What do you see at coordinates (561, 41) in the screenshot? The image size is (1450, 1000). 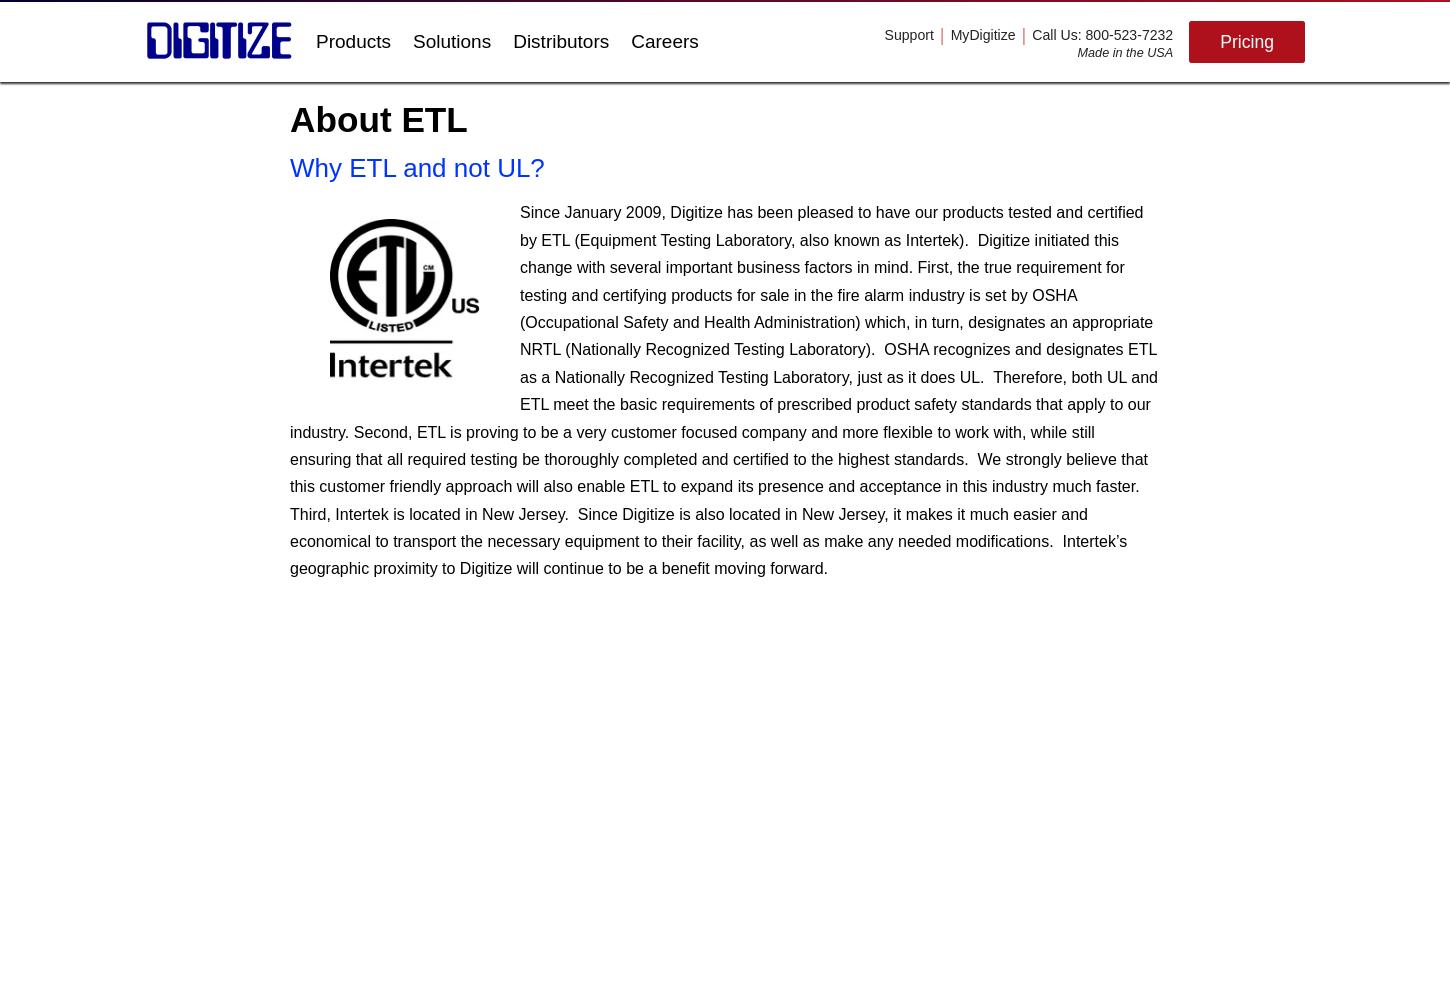 I see `'Distributors'` at bounding box center [561, 41].